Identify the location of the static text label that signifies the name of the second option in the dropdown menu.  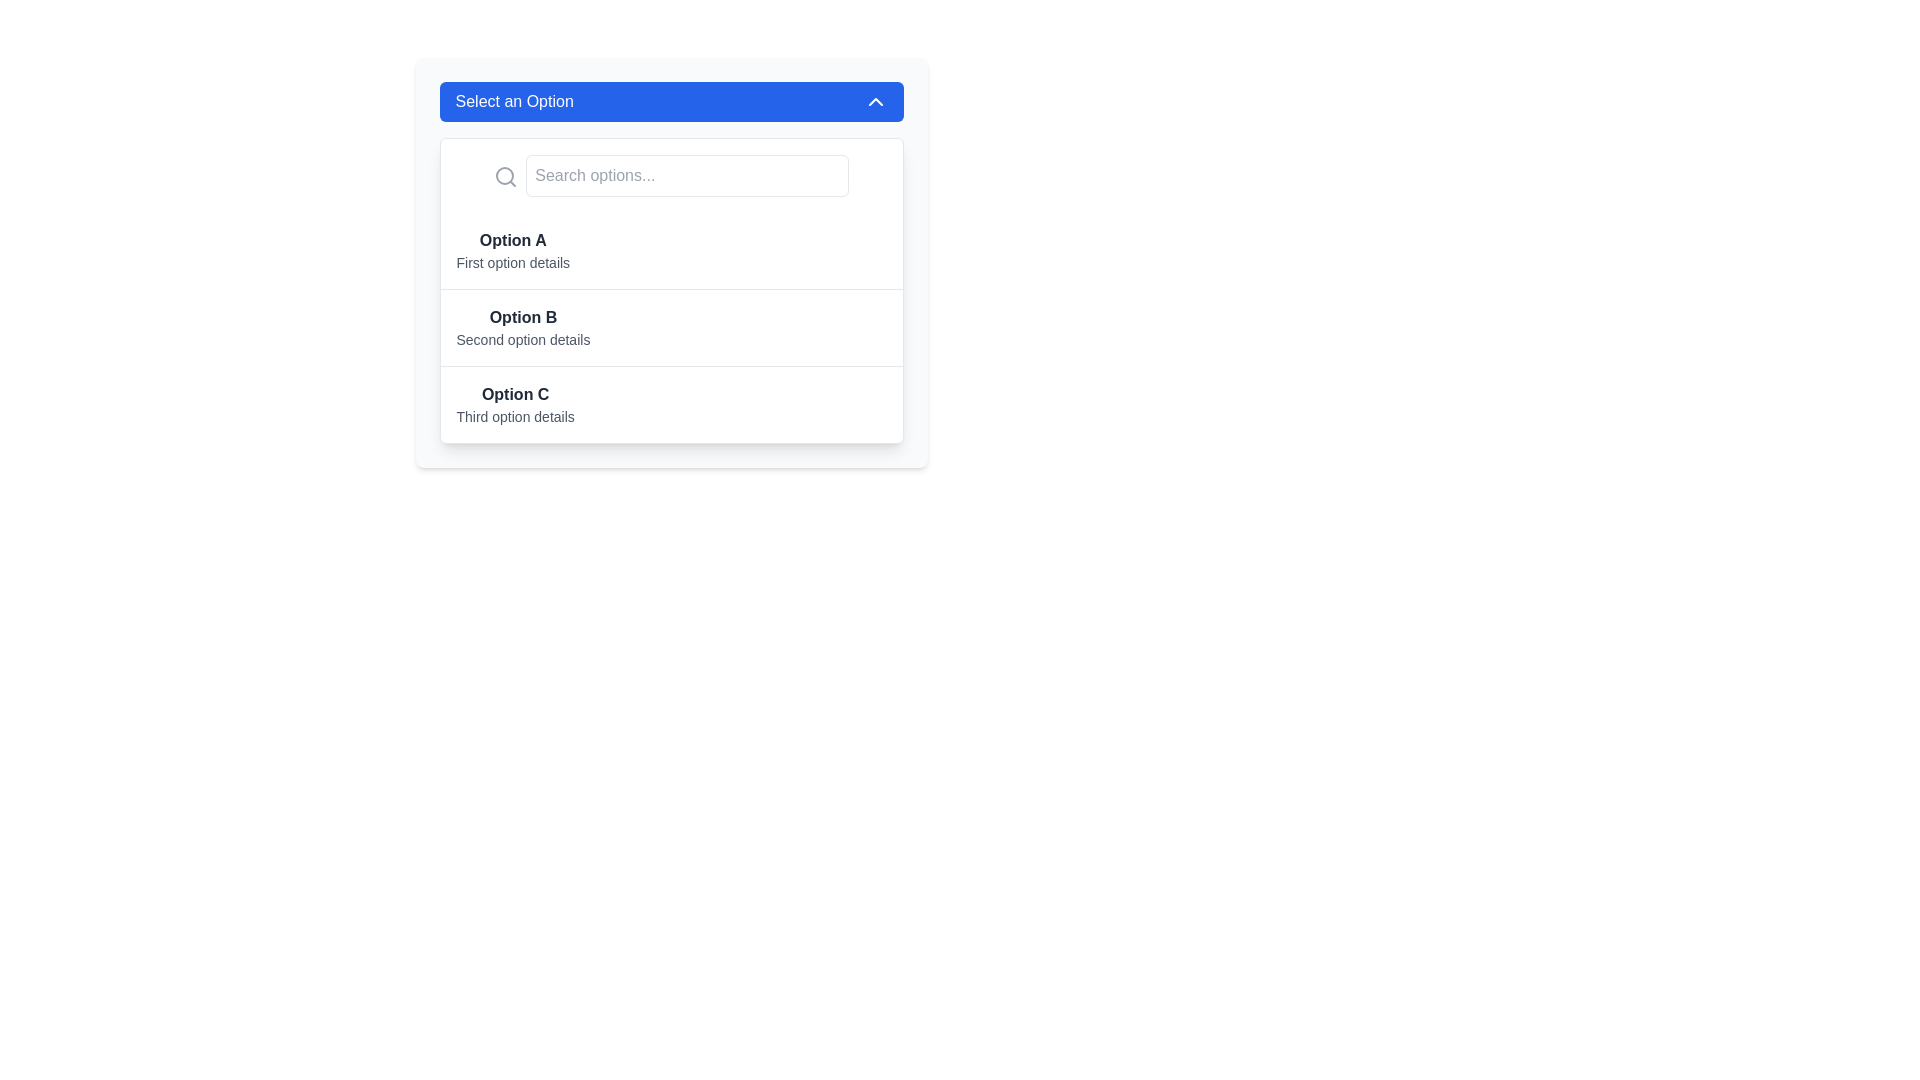
(523, 316).